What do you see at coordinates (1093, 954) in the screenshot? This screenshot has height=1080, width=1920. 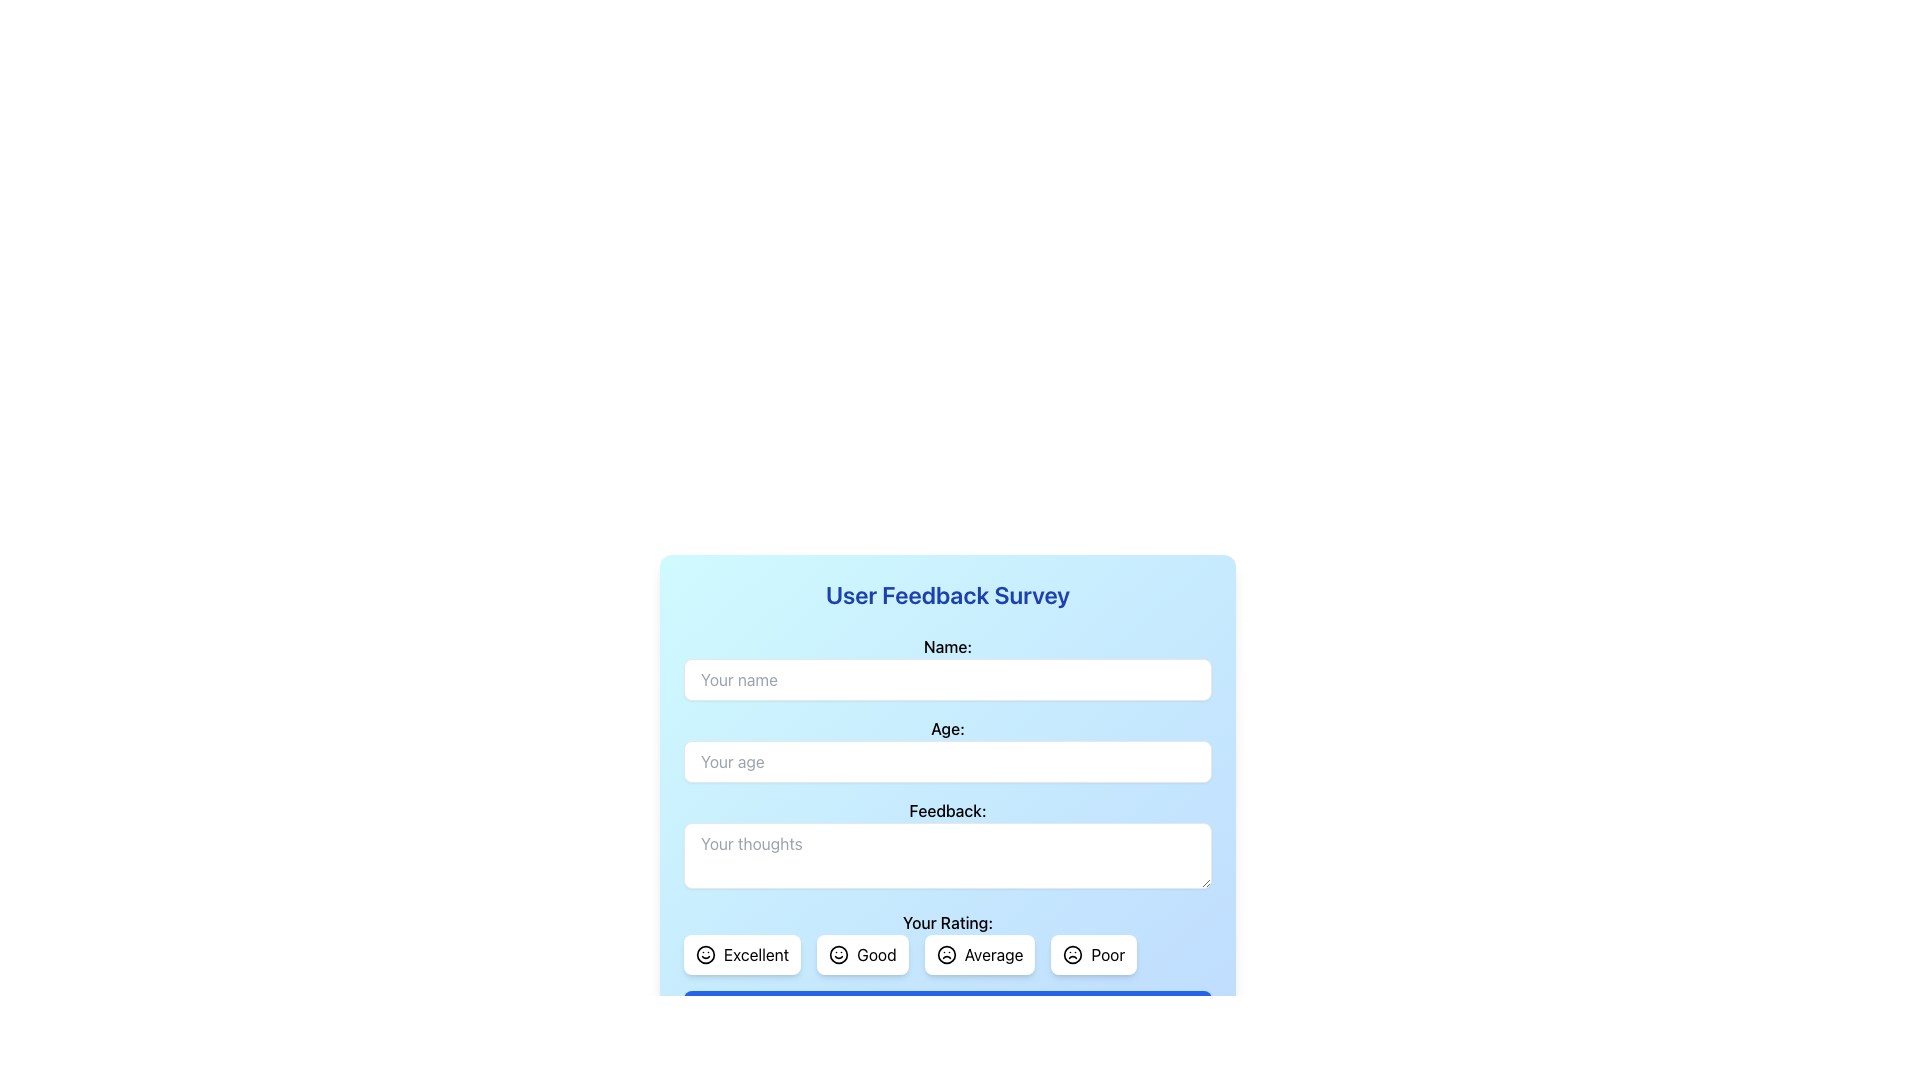 I see `the button labeled 'Poor' with a frowning face icon, which is the fourth button in a series of four horizontally arranged buttons at the bottom of the survey form` at bounding box center [1093, 954].